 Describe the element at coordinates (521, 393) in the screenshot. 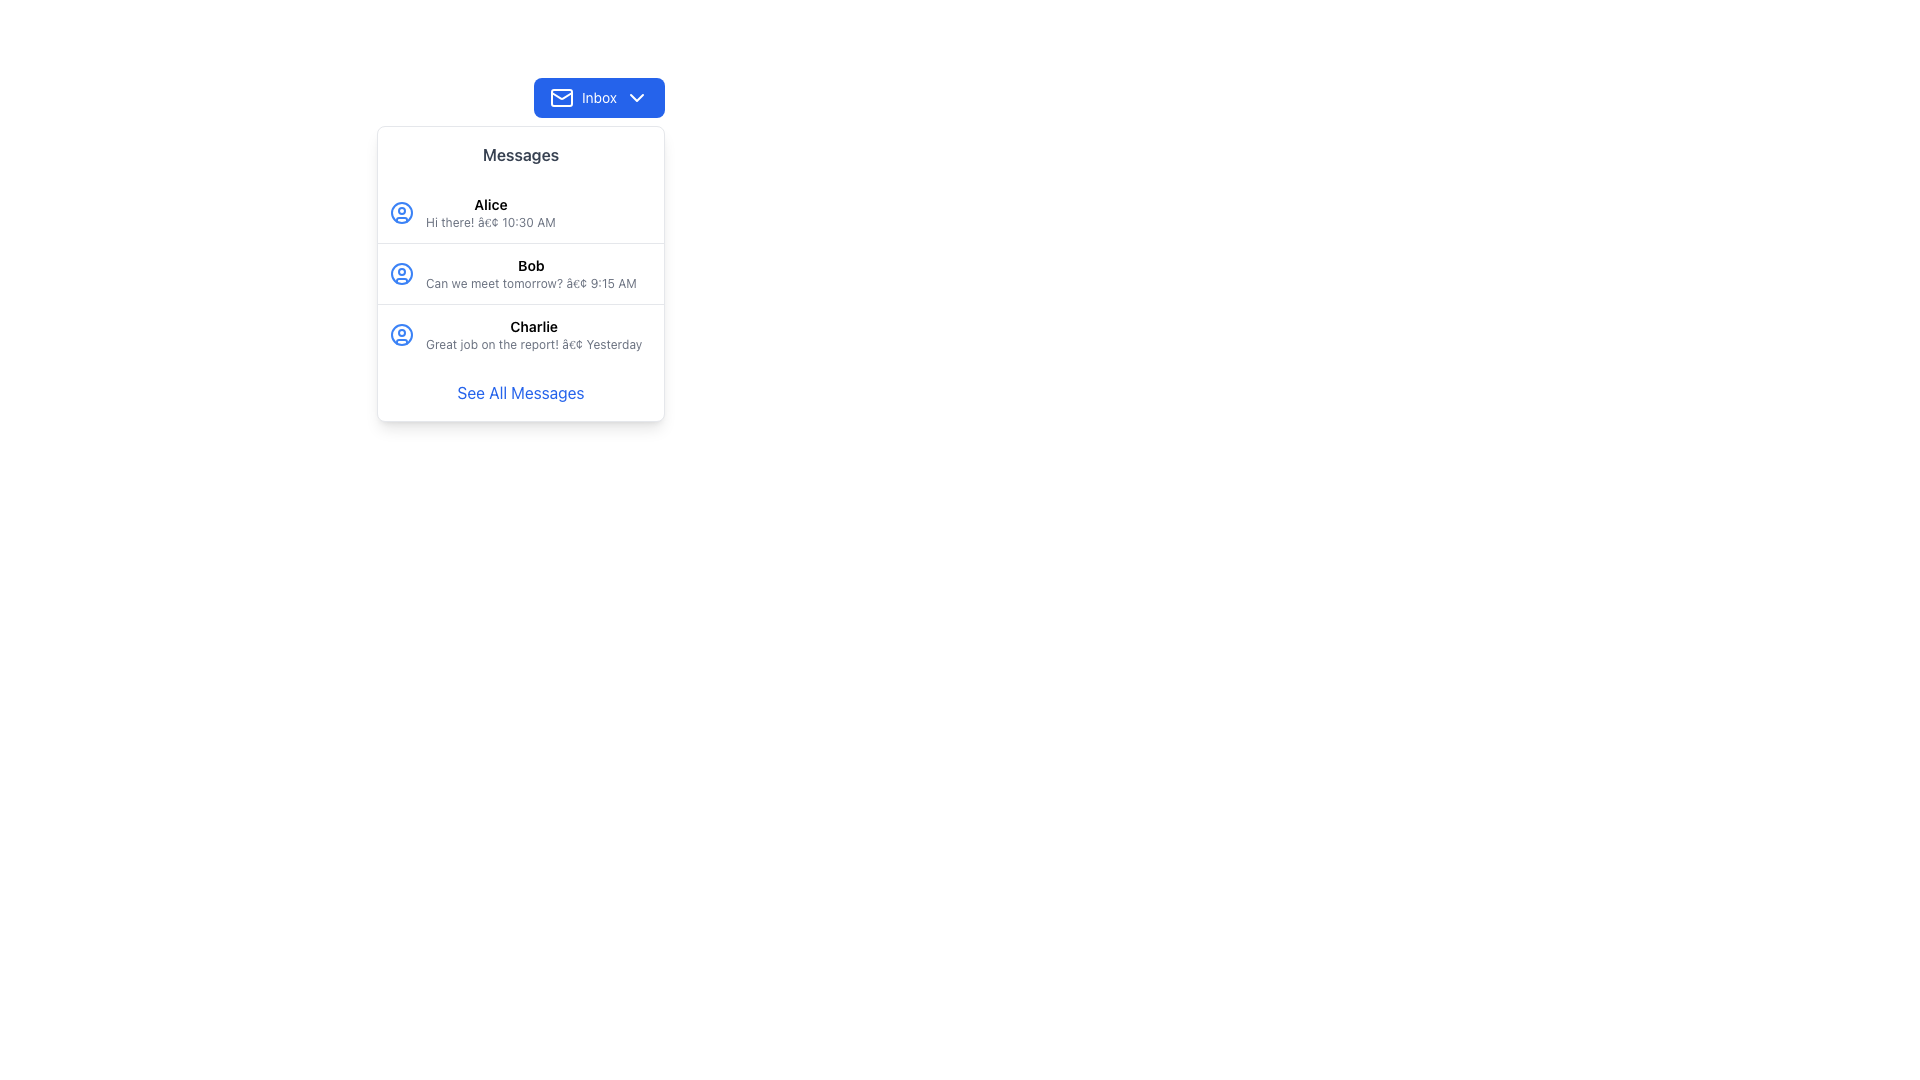

I see `the blue underlined text link 'See All Messages' located at the bottom center of the message preview card` at that location.